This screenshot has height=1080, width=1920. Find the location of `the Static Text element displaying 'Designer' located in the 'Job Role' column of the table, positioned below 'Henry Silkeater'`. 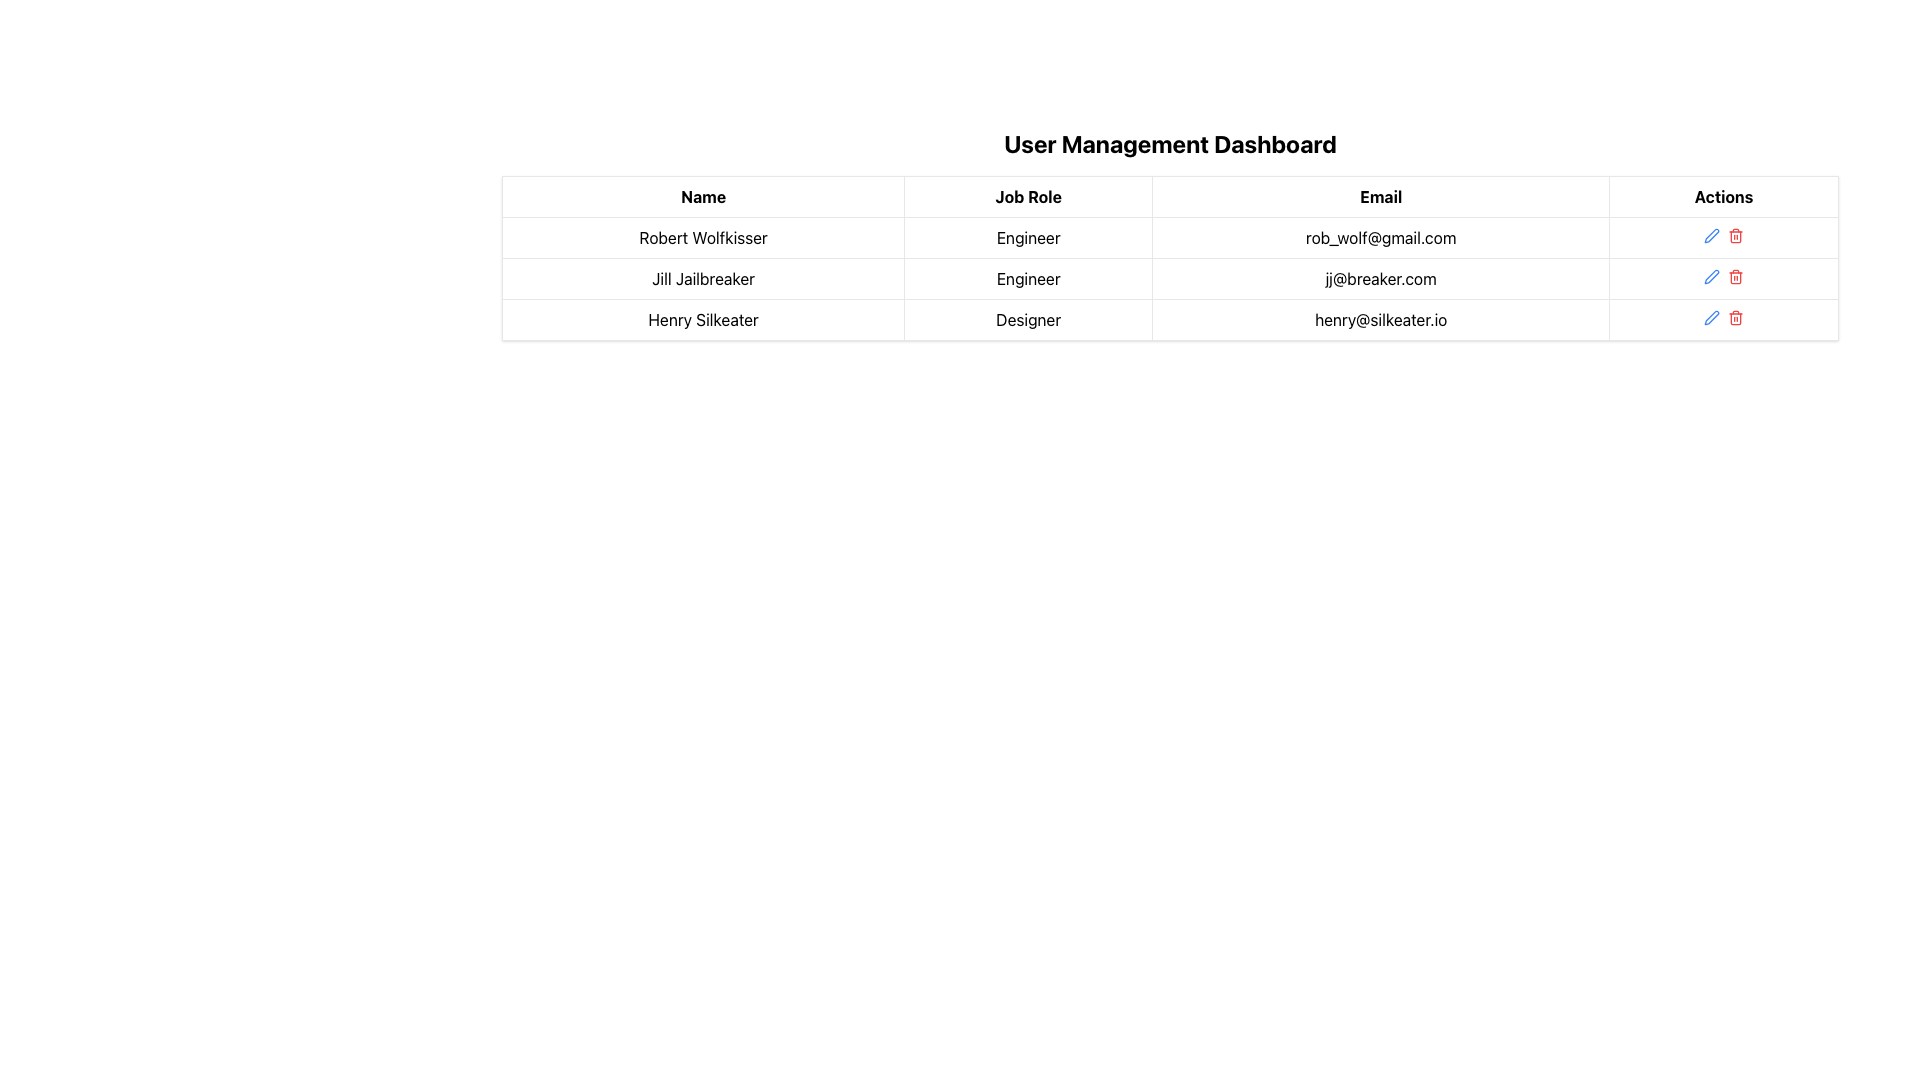

the Static Text element displaying 'Designer' located in the 'Job Role' column of the table, positioned below 'Henry Silkeater' is located at coordinates (1028, 319).